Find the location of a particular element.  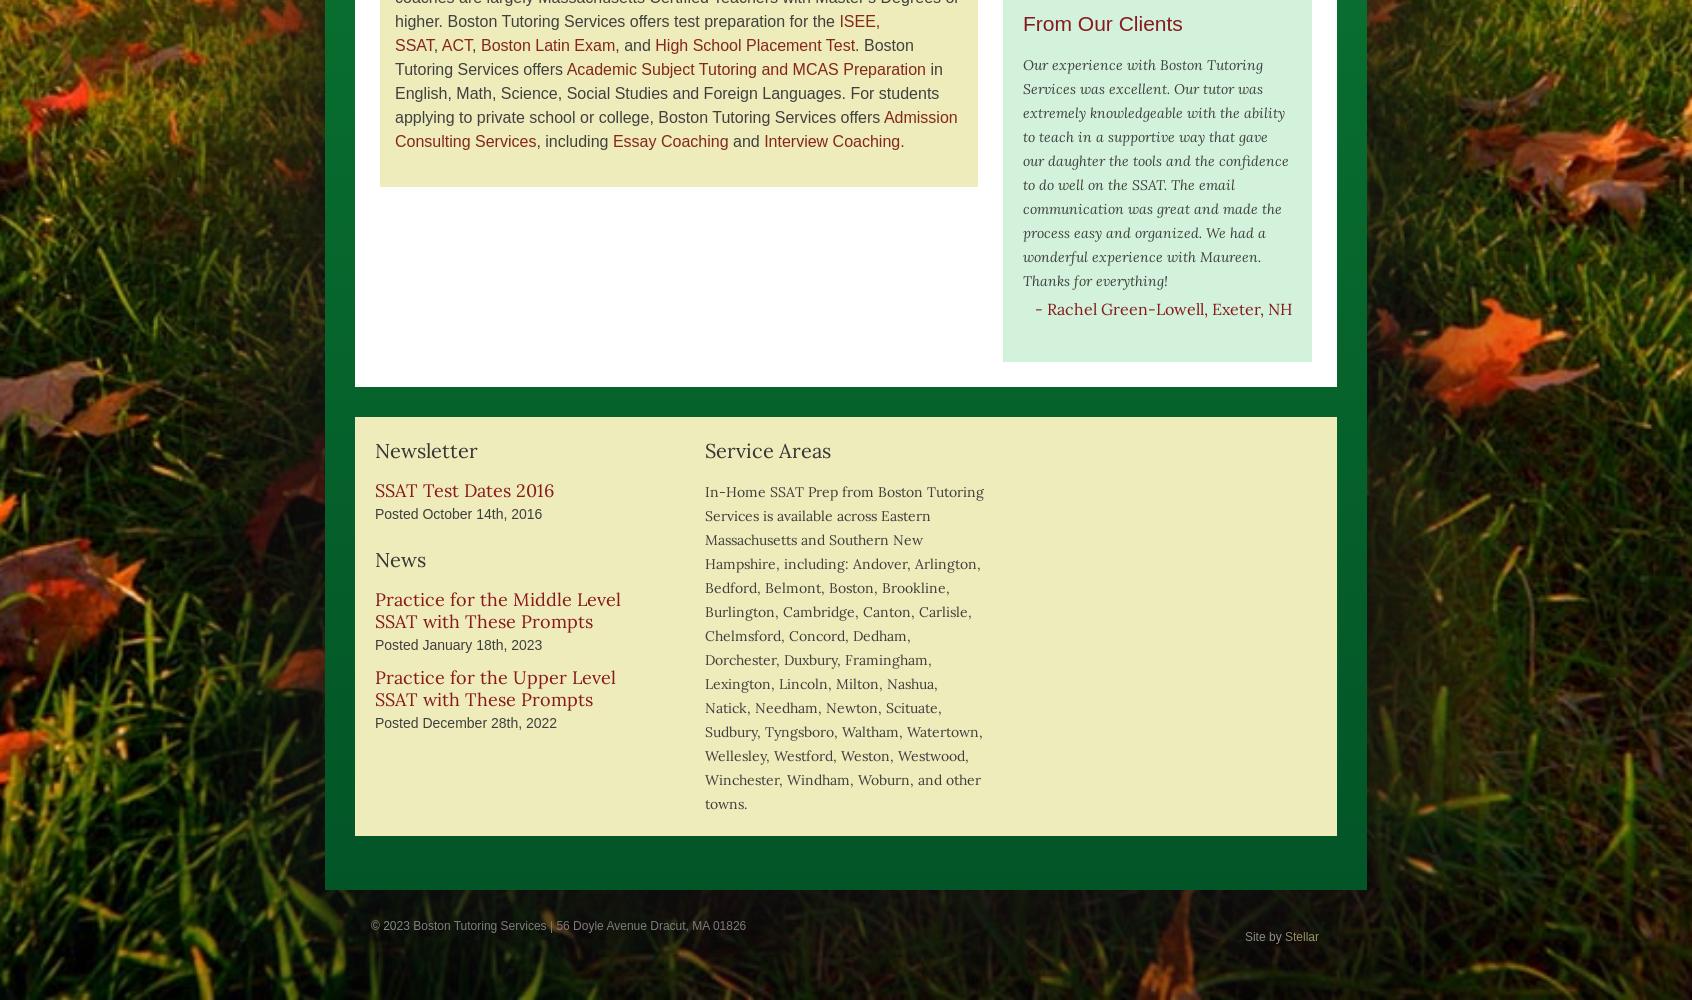

'Our experience with Boston Tutoring Services was excellent. Our tutor was extremely knowledgeable with the ability to teach in a supportive way that gave our daughter the tools and the confidence to do well on the SSAT. The email communication was great and made the process easy and organized. We had a wonderful experience with Maureen. Thanks for everything!' is located at coordinates (1154, 173).